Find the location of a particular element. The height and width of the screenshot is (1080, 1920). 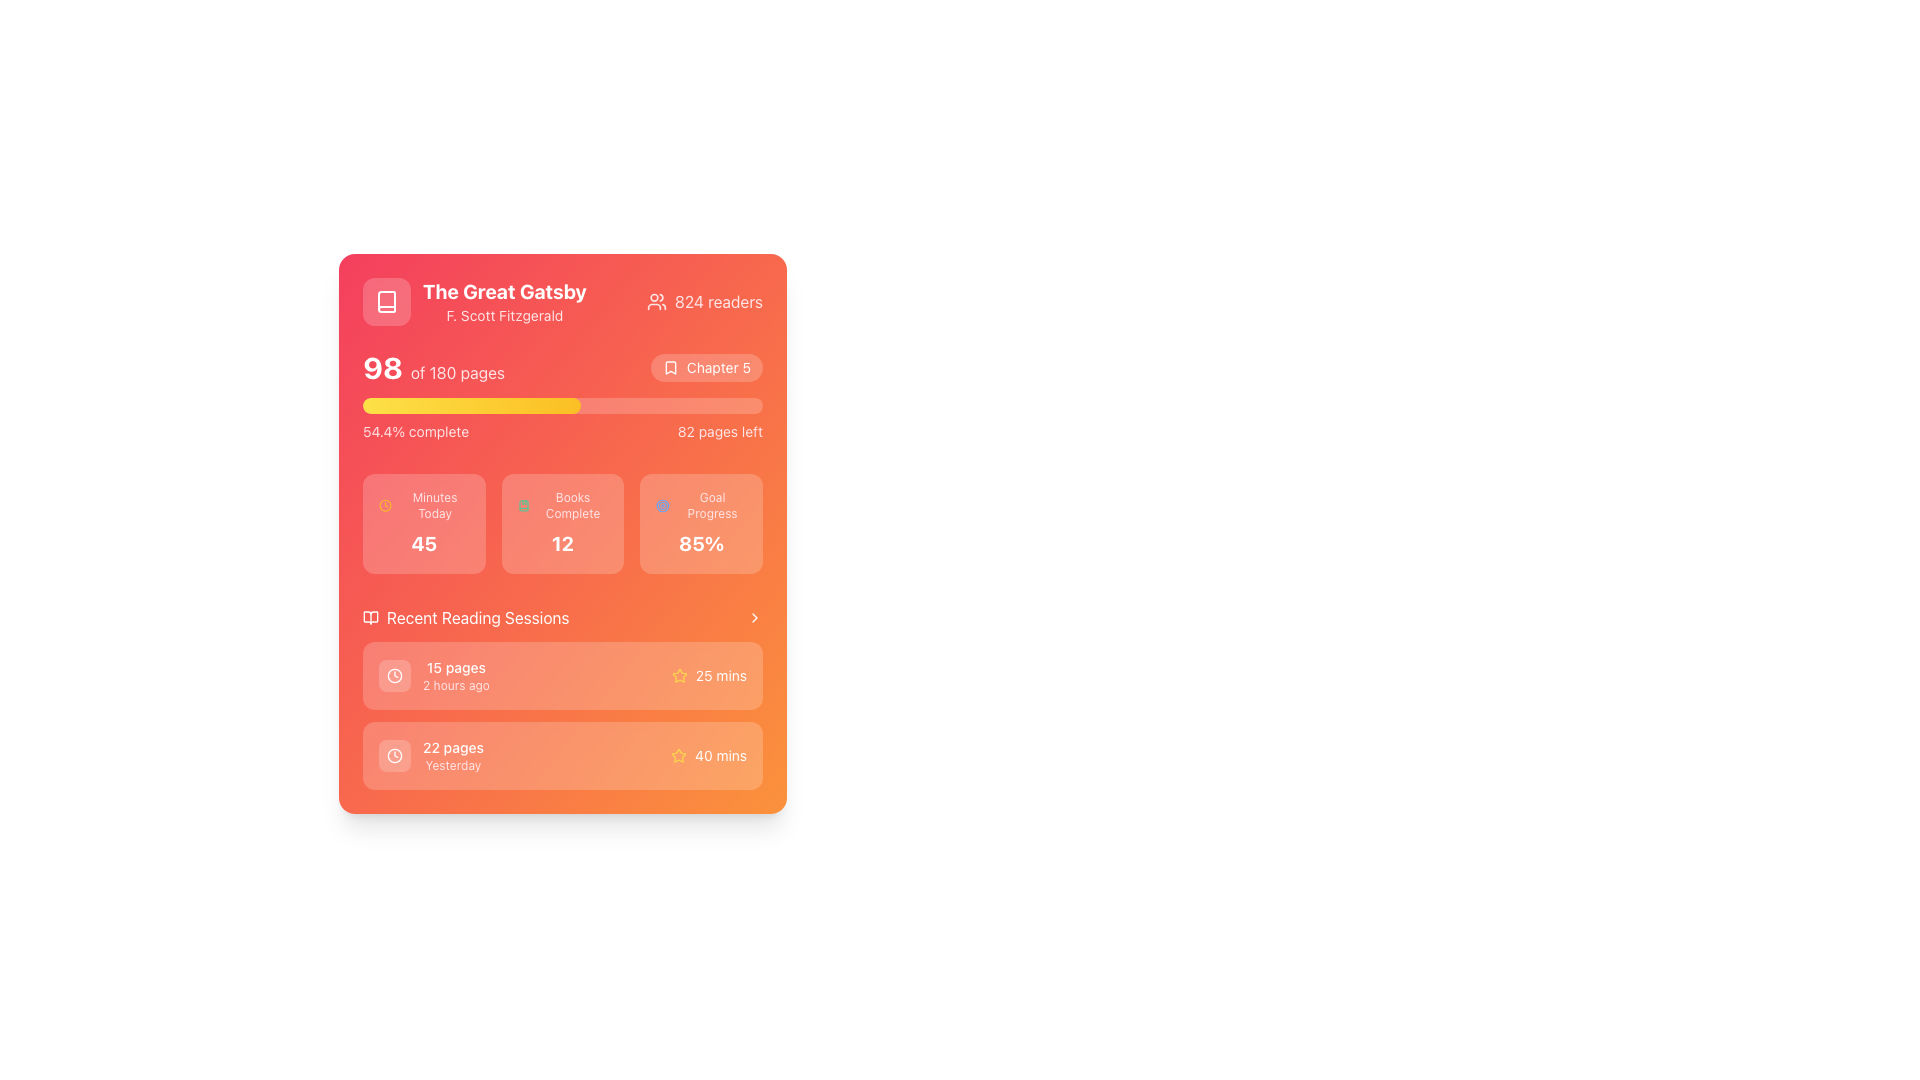

text element that serves as a time indicator located in the bottom-right corner of the recent reading session information section, specifically the second timestamp displayed after '25 mins' is located at coordinates (720, 756).